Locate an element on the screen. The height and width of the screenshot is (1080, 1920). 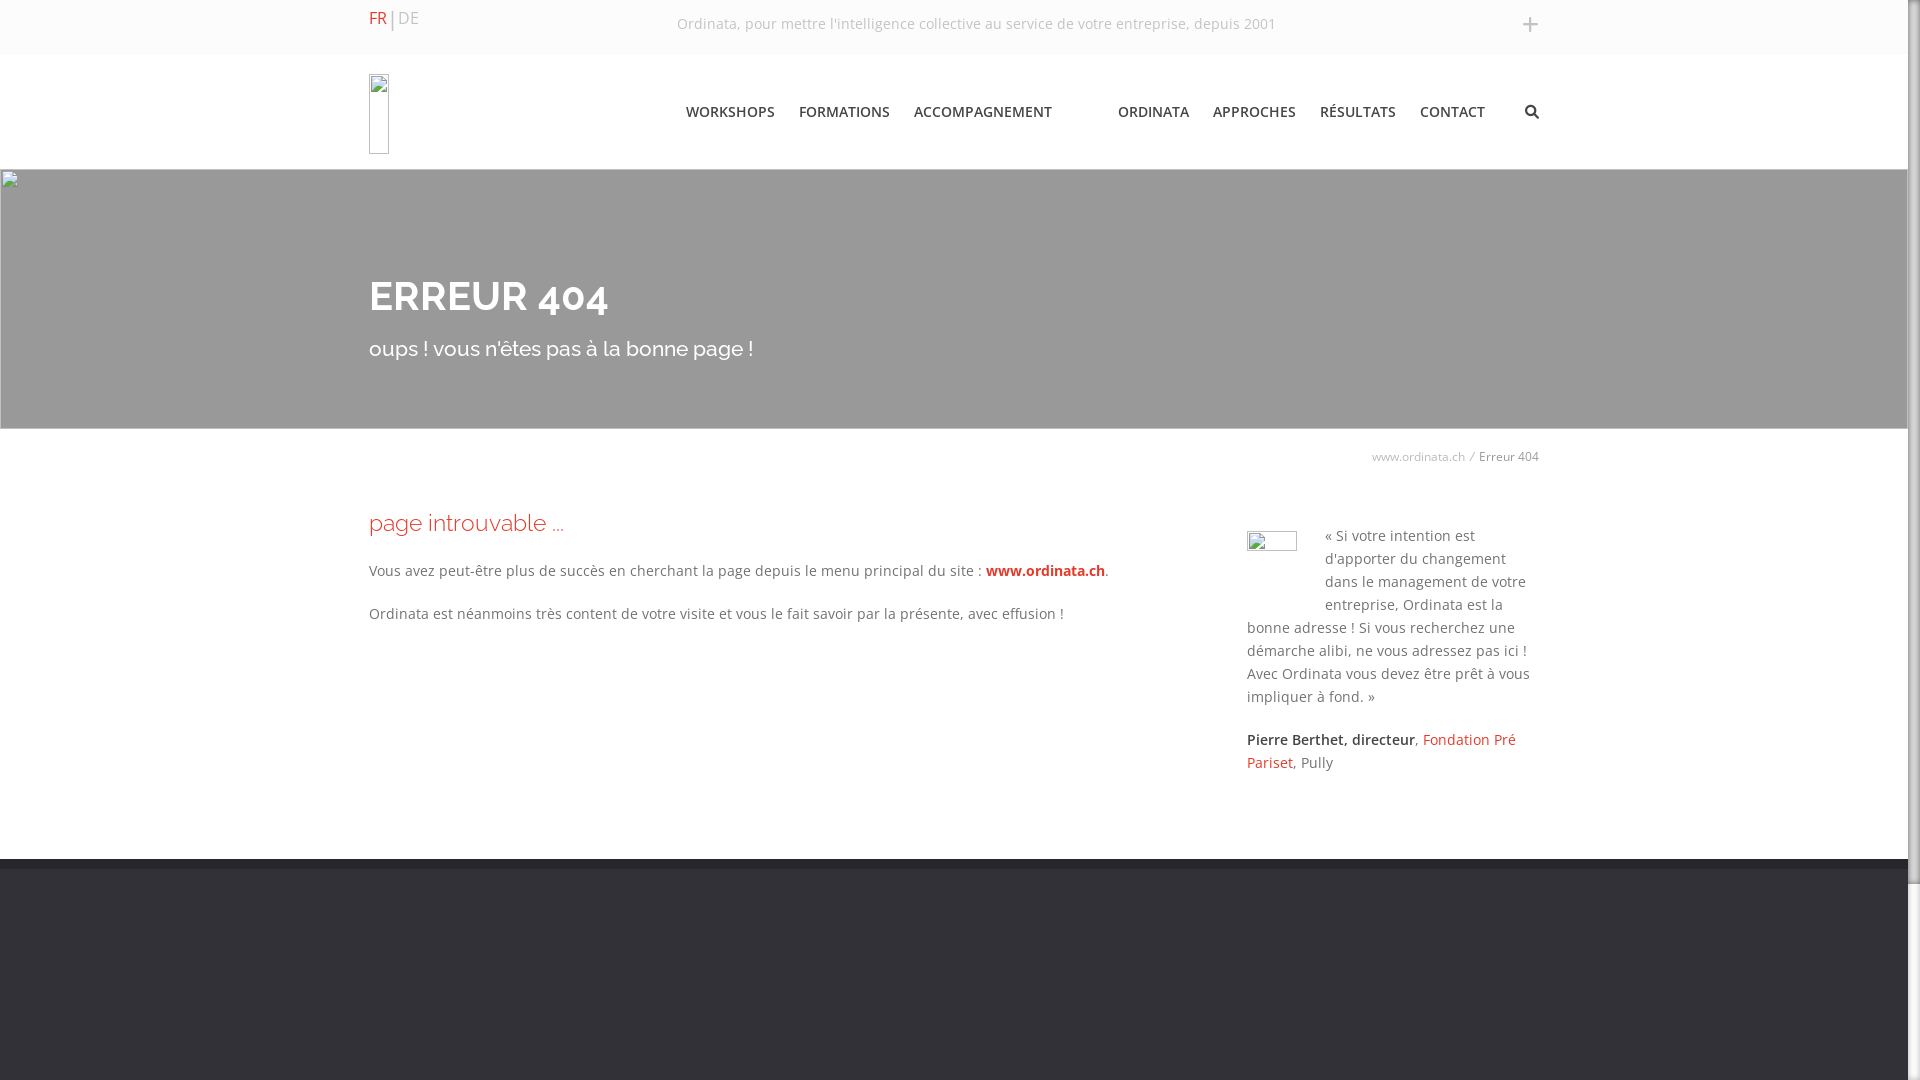
'WORKSHOPS' is located at coordinates (737, 111).